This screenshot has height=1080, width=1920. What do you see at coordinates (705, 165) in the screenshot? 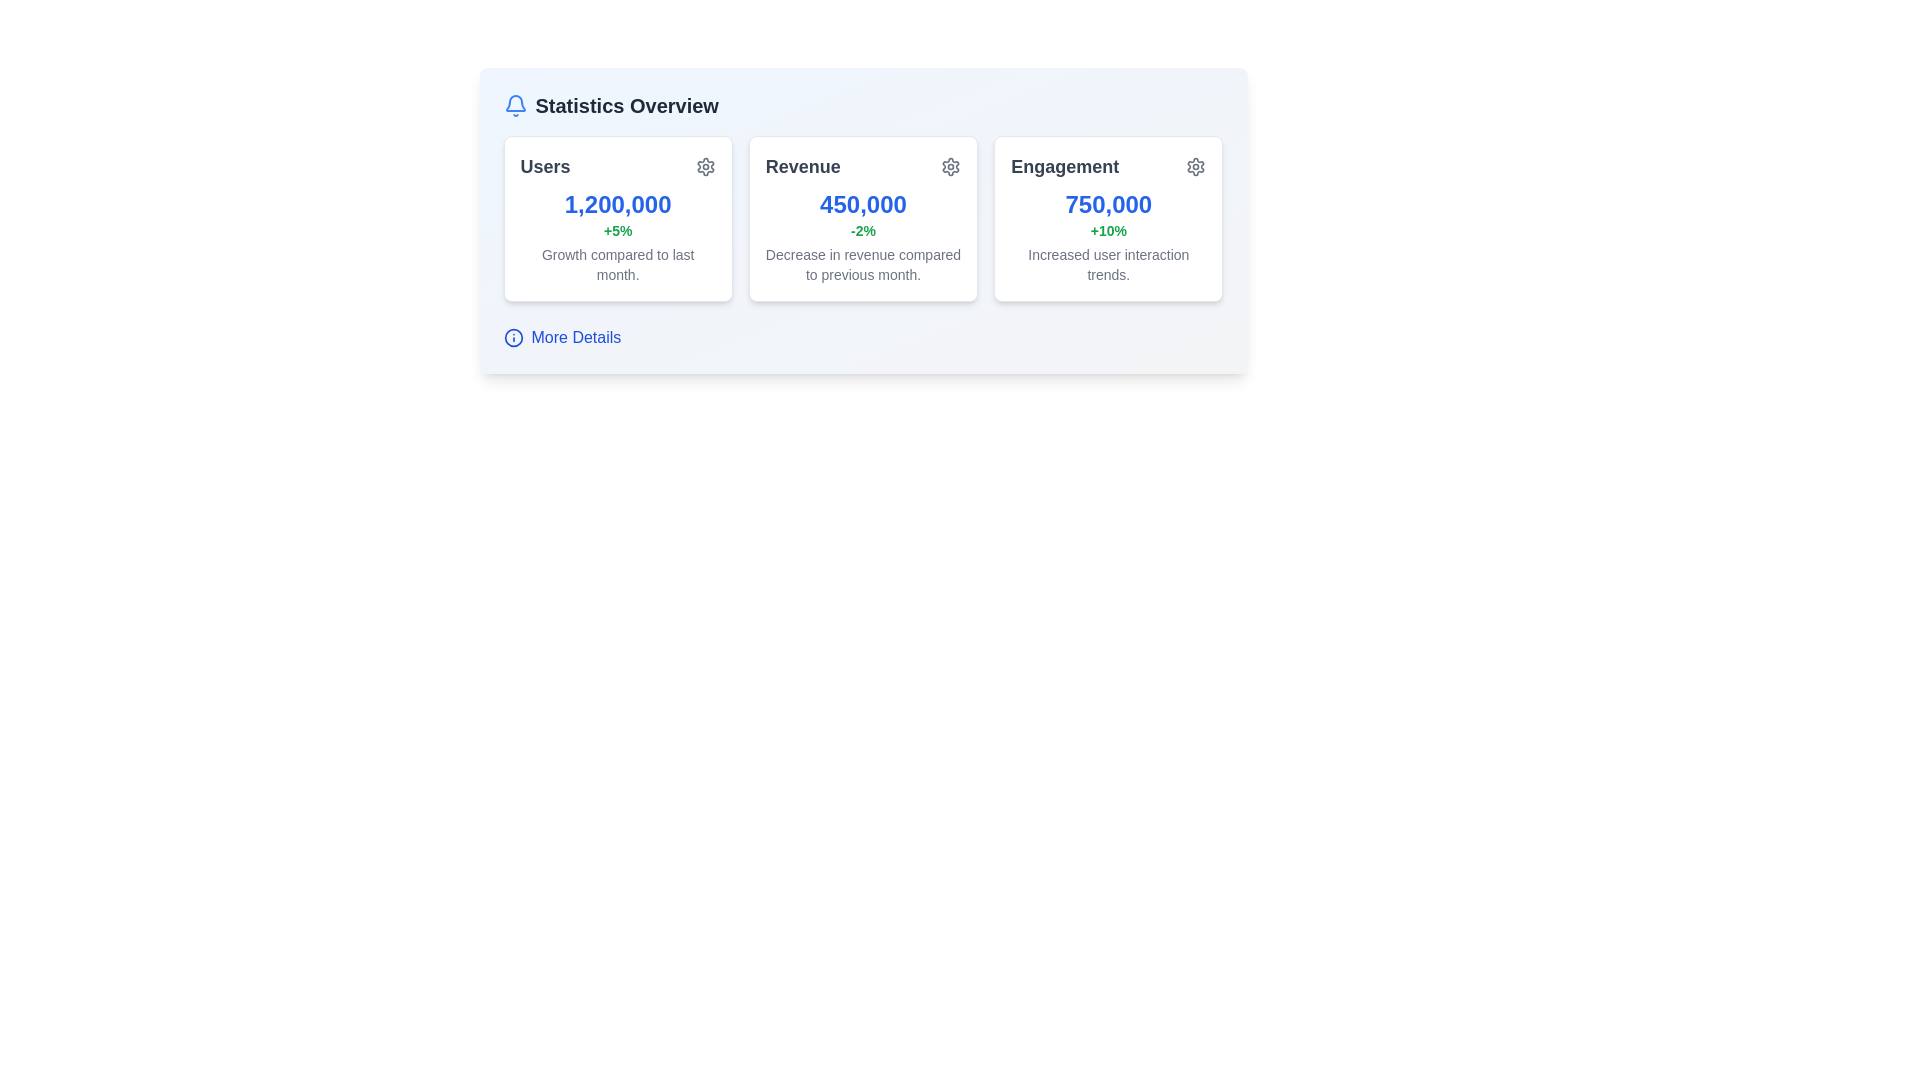
I see `the gear-shaped icon in the top-right corner of the 'Users' card` at bounding box center [705, 165].